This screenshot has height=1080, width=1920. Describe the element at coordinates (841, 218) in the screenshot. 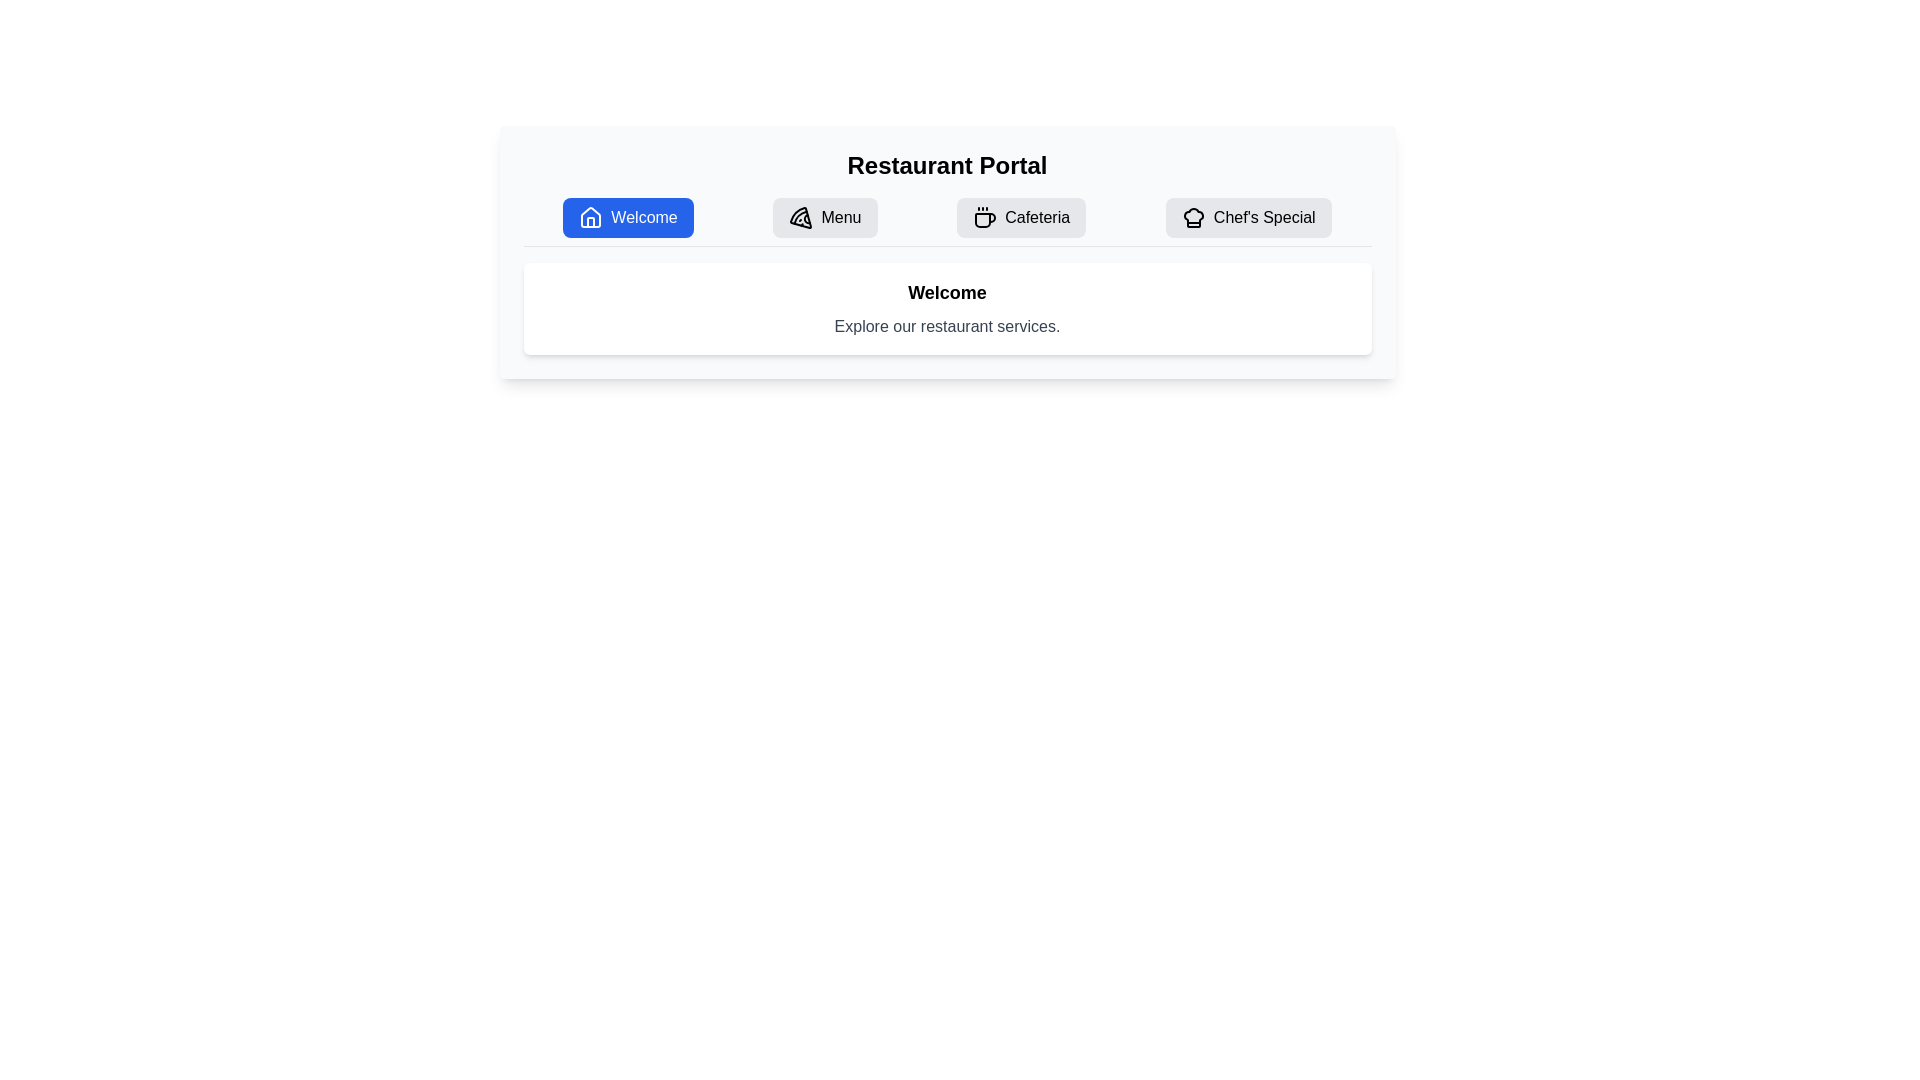

I see `the 'Menu' text label, which is part of a horizontally aligned menu bar and displays the word 'Menu' in black text on a light background` at that location.